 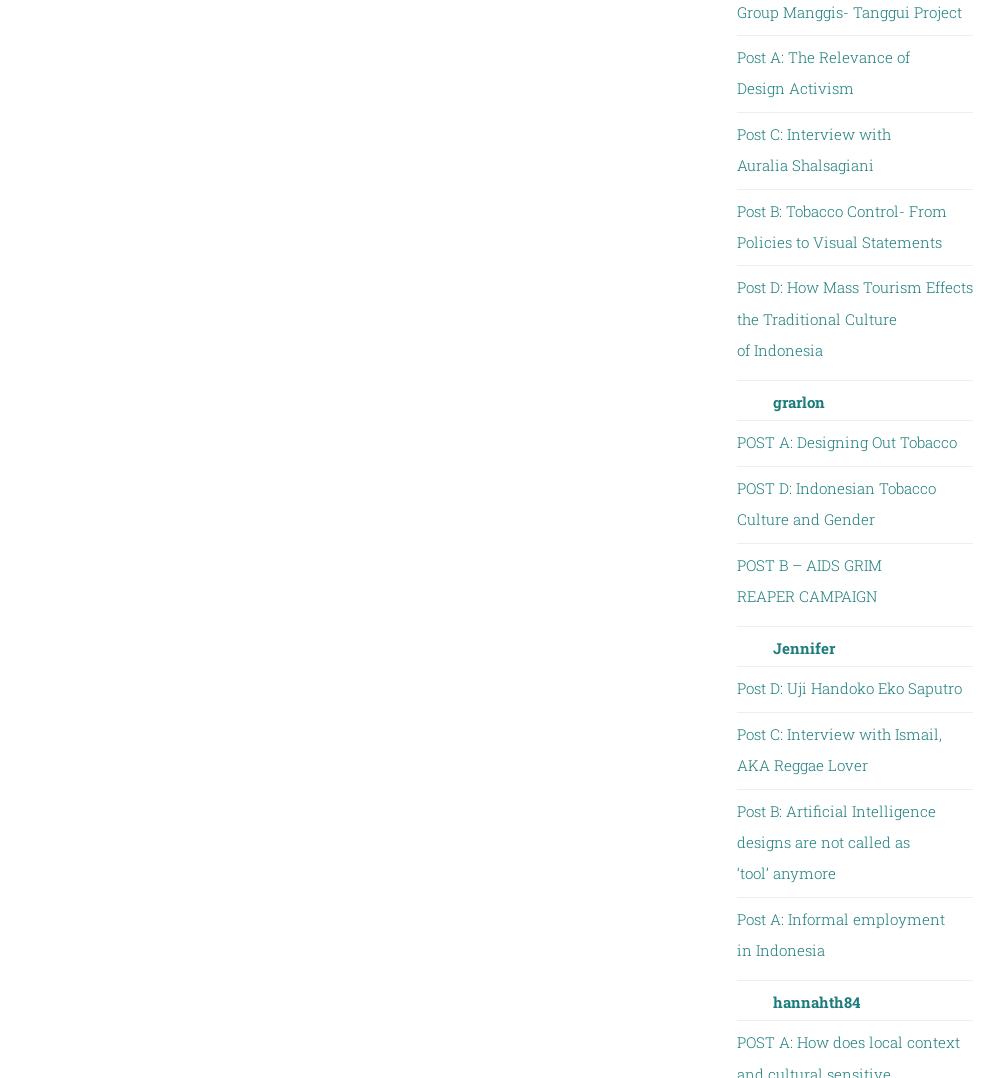 What do you see at coordinates (735, 148) in the screenshot?
I see `'Post C: Interview with Auralia Shalsagiani'` at bounding box center [735, 148].